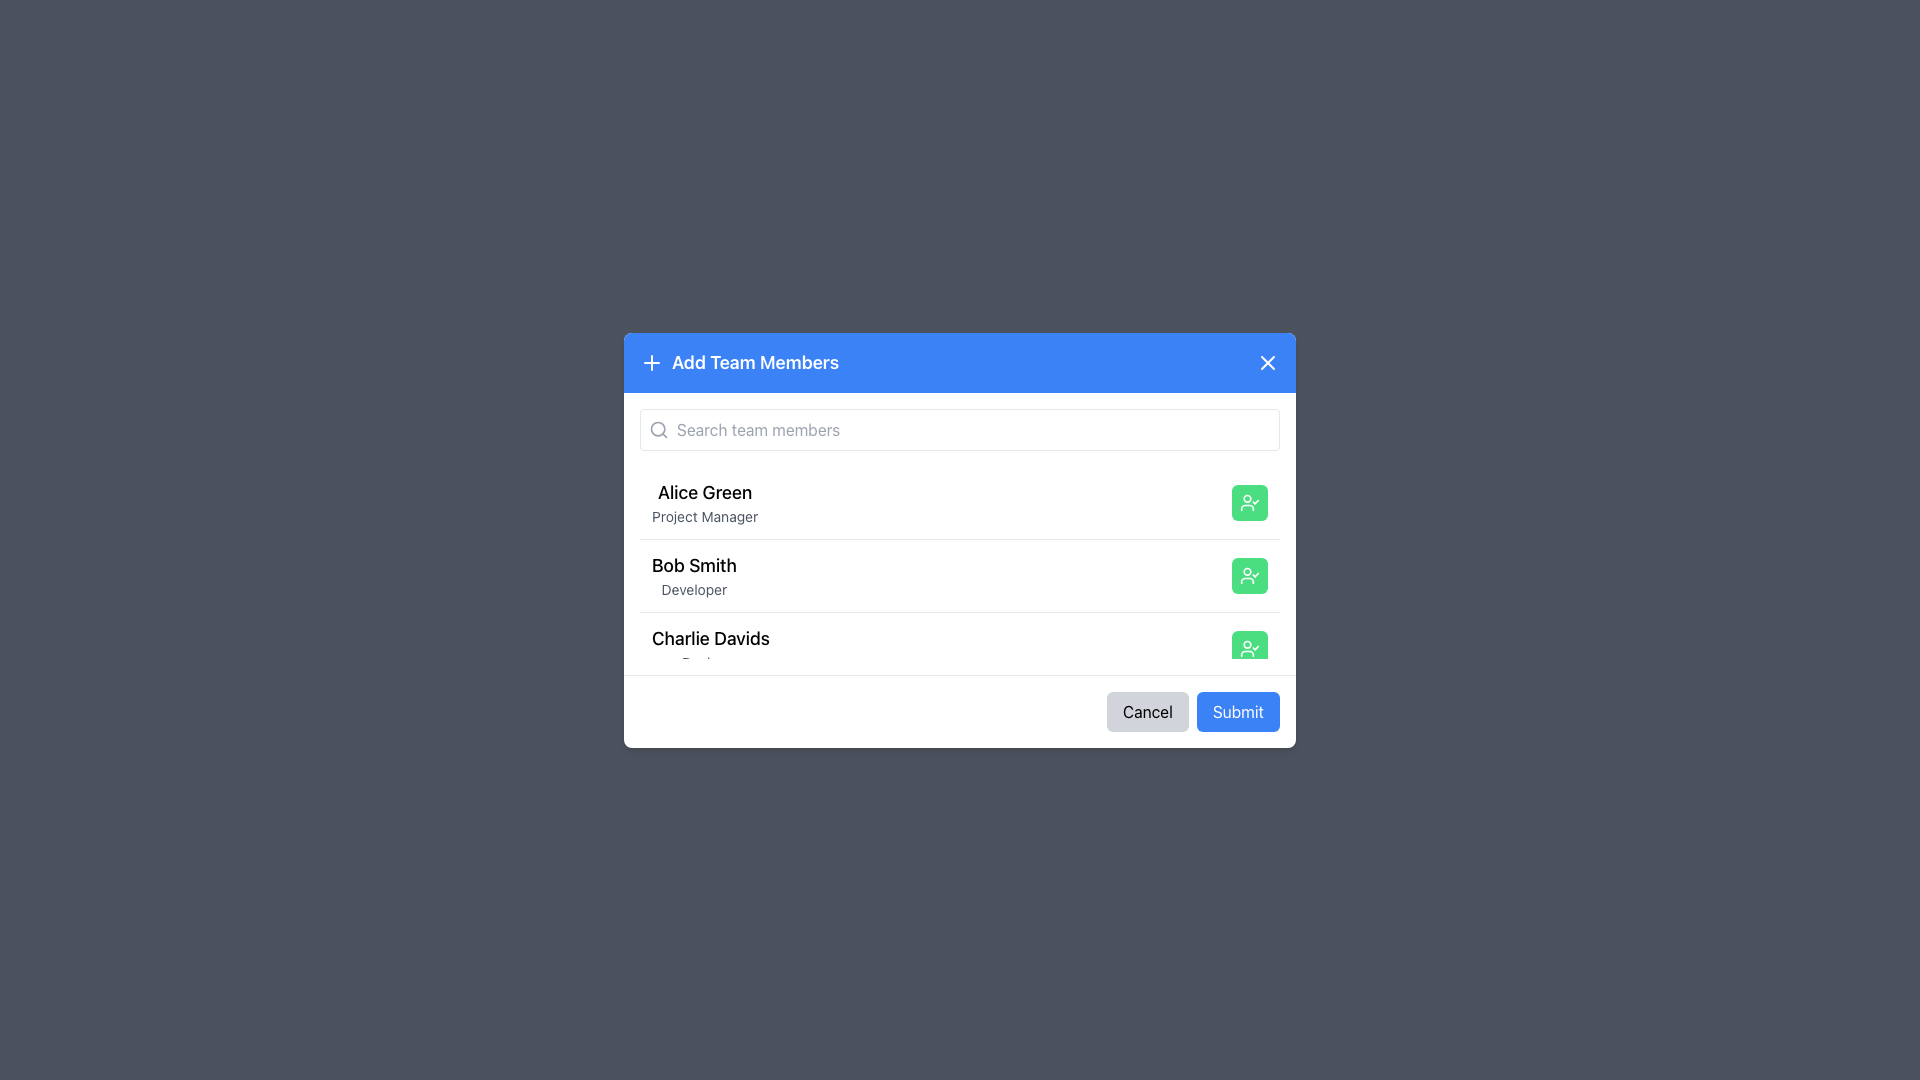 Image resolution: width=1920 pixels, height=1080 pixels. What do you see at coordinates (960, 574) in the screenshot?
I see `the green button associated with the second team member in the list, located between 'Alice Green' and 'Charlie Davids', to interact with this member` at bounding box center [960, 574].